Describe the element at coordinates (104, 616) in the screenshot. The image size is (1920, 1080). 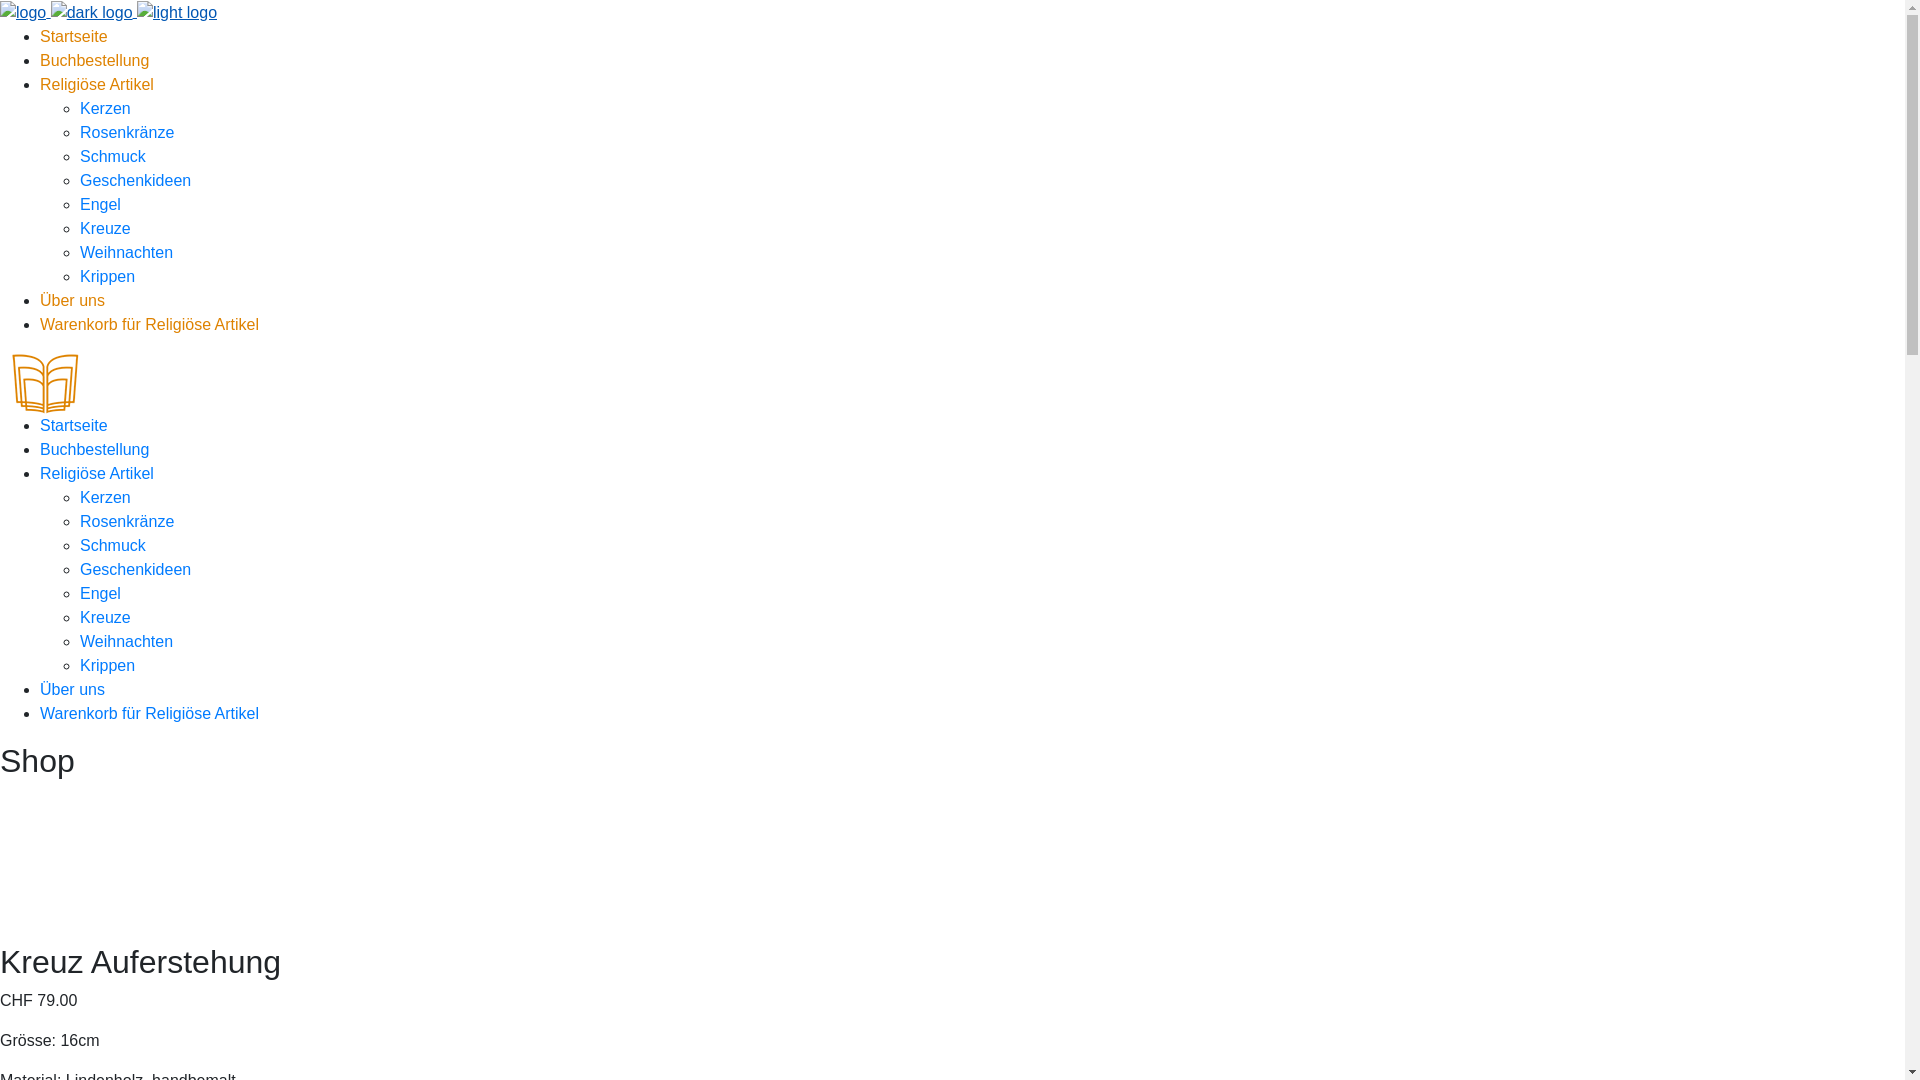
I see `'Kreuze'` at that location.